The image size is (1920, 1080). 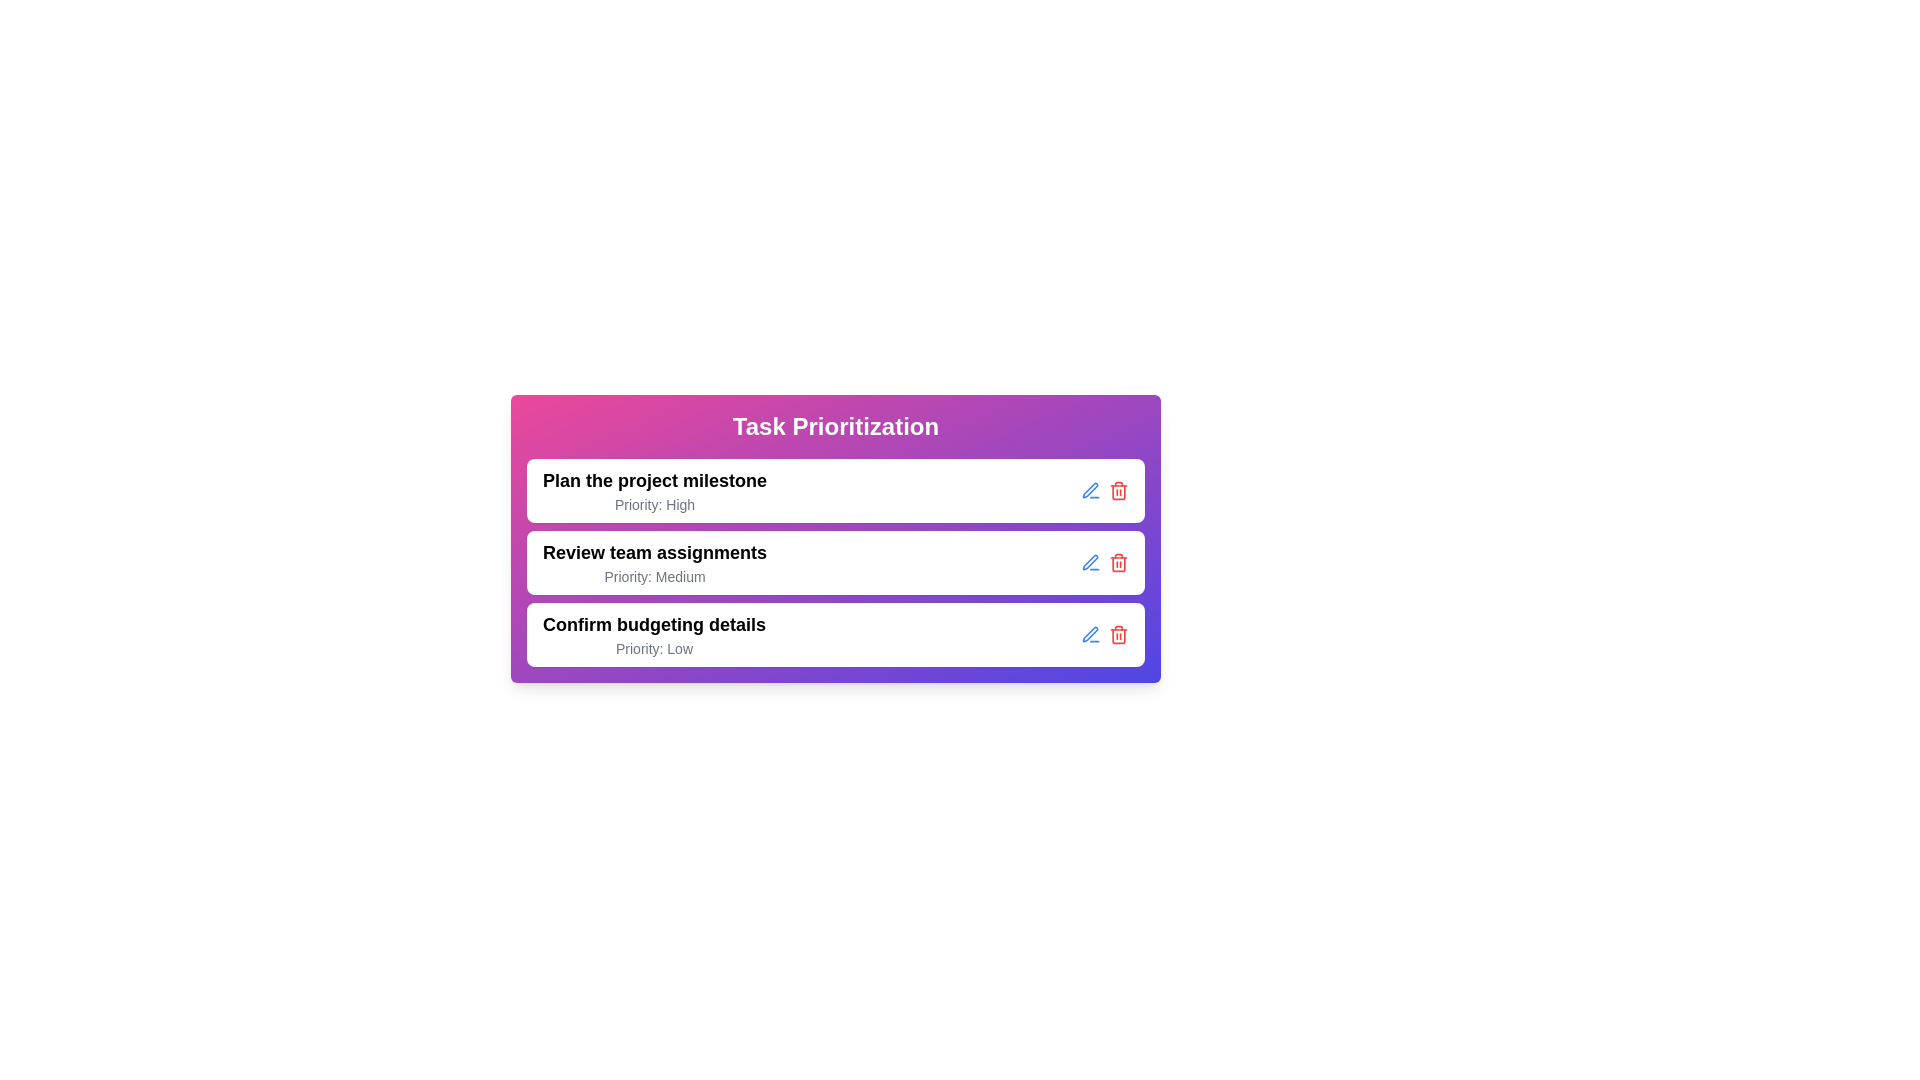 What do you see at coordinates (1117, 492) in the screenshot?
I see `the red-colored segment of the trash bin icon` at bounding box center [1117, 492].